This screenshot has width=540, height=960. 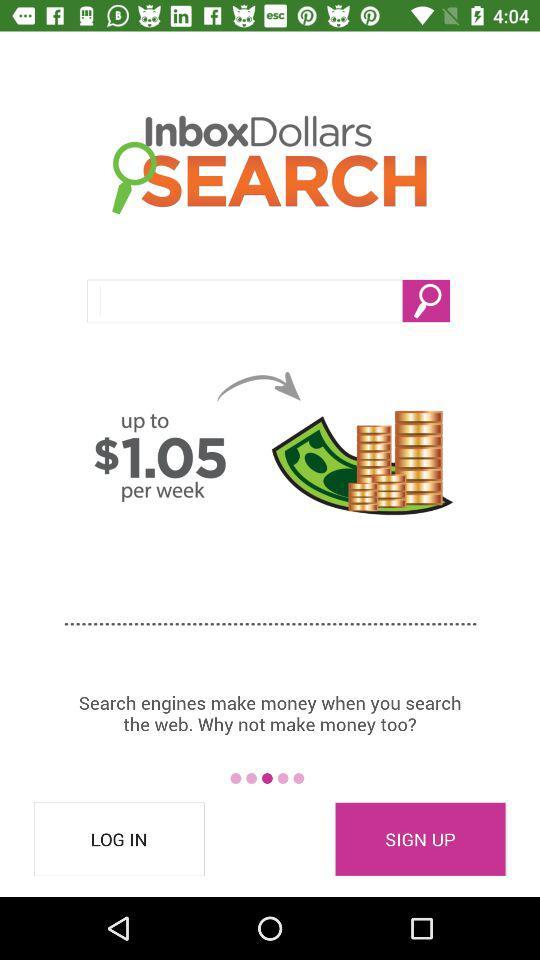 What do you see at coordinates (419, 839) in the screenshot?
I see `the icon at the bottom right corner` at bounding box center [419, 839].